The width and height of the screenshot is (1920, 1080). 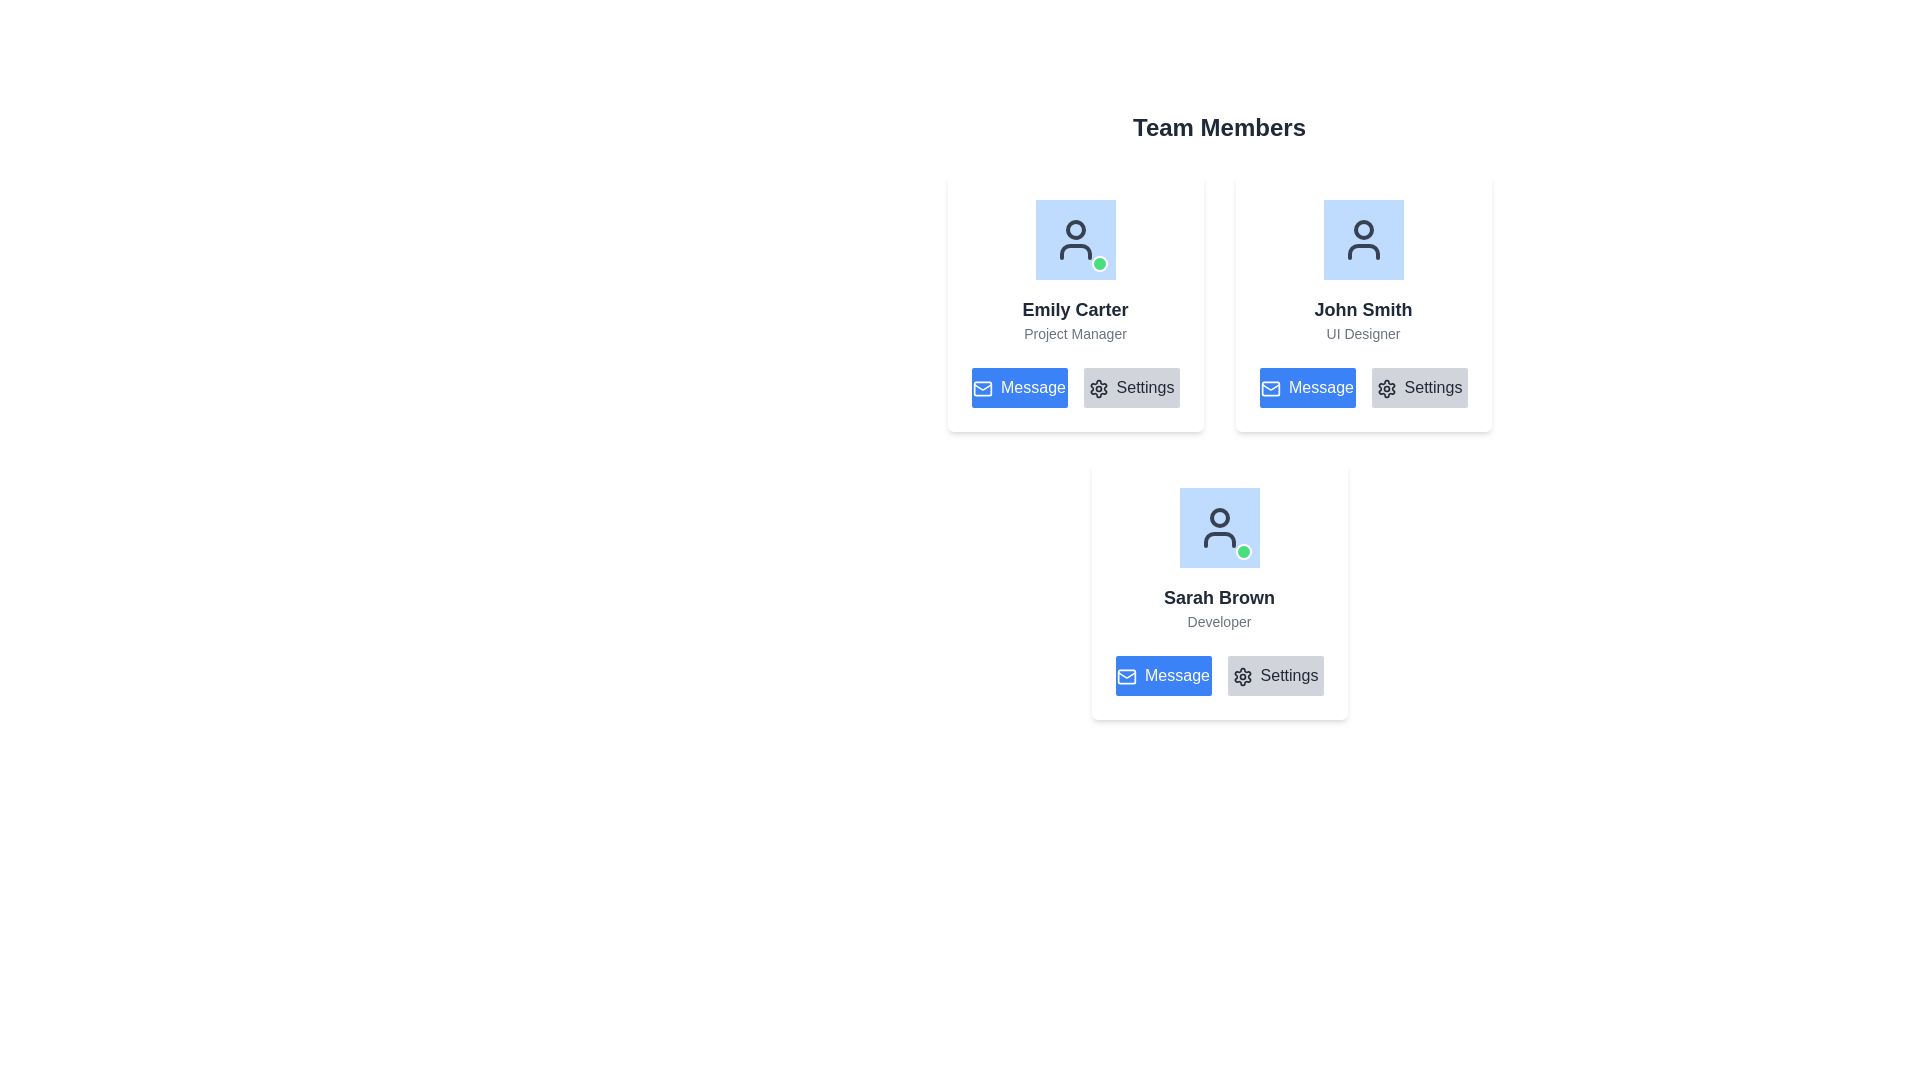 What do you see at coordinates (1218, 527) in the screenshot?
I see `the user silhouette icon located at the top center of the card for 'Sarah Brown', which features a dark gray stroke on a light blue circular background, to perform associated actions` at bounding box center [1218, 527].